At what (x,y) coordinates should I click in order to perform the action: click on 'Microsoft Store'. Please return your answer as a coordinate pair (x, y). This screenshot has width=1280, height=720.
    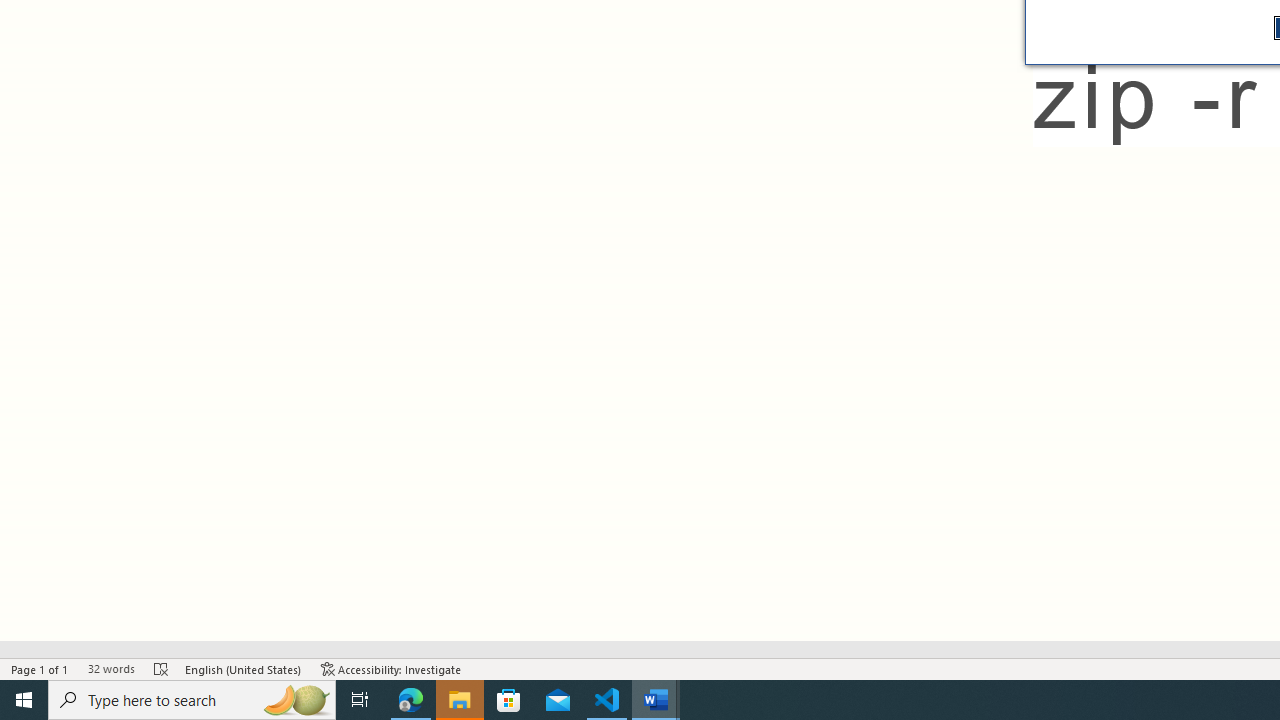
    Looking at the image, I should click on (509, 698).